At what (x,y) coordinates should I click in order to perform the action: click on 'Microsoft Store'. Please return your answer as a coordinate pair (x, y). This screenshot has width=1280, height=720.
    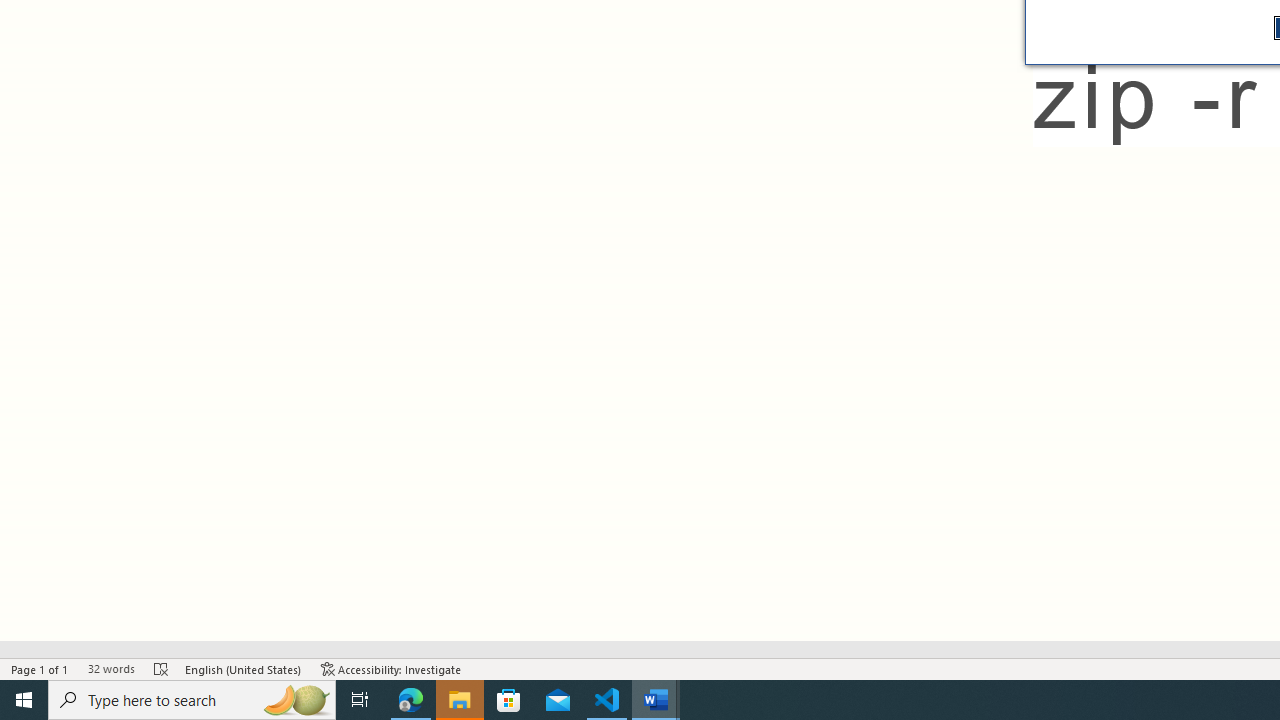
    Looking at the image, I should click on (509, 698).